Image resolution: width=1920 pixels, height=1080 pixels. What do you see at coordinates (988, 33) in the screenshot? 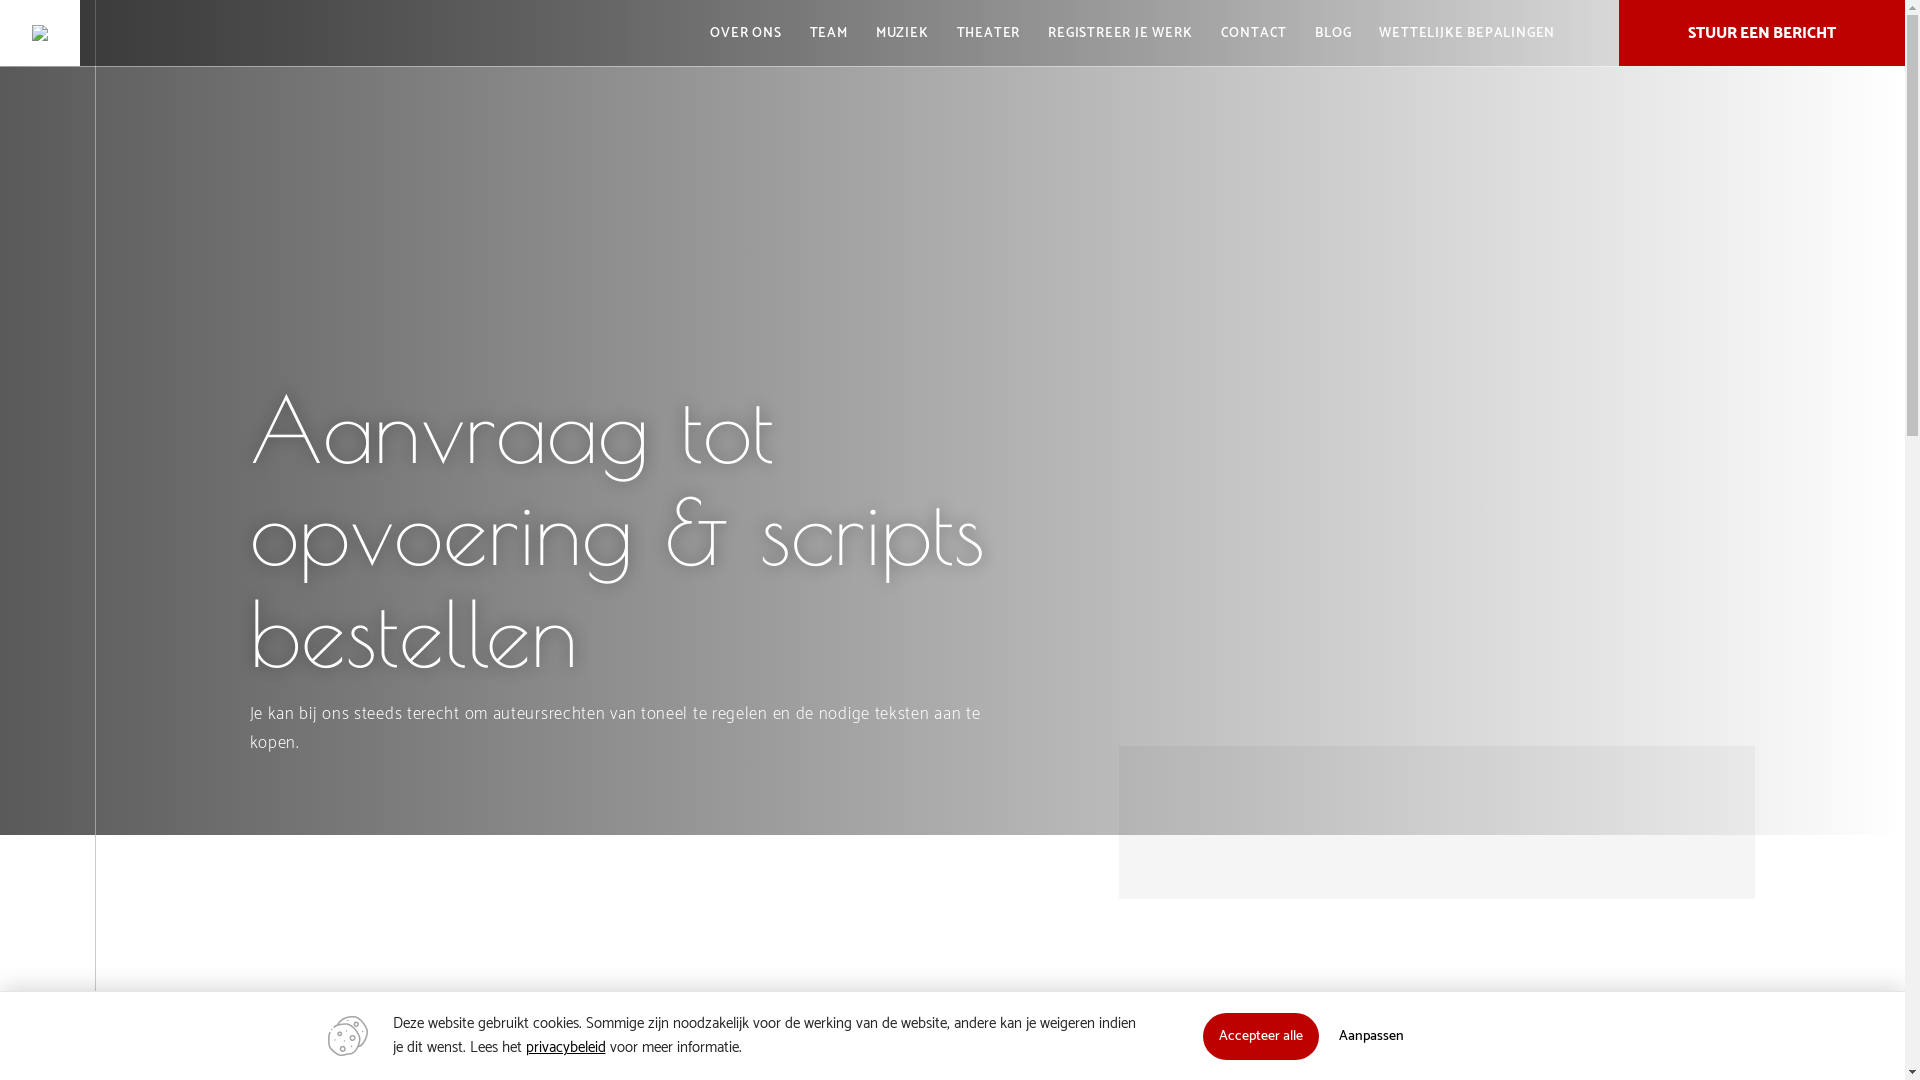
I see `'THEATER'` at bounding box center [988, 33].